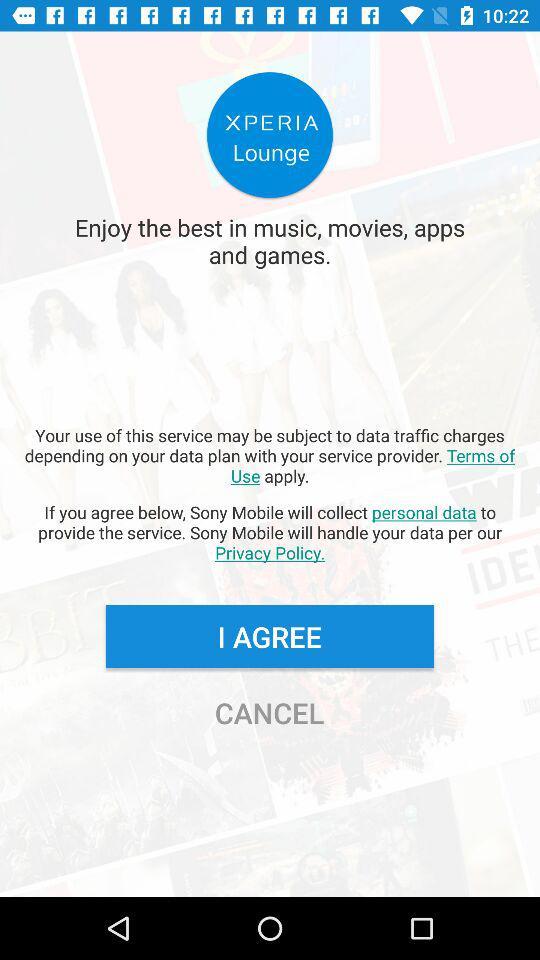  Describe the element at coordinates (269, 712) in the screenshot. I see `the icon below i agree icon` at that location.